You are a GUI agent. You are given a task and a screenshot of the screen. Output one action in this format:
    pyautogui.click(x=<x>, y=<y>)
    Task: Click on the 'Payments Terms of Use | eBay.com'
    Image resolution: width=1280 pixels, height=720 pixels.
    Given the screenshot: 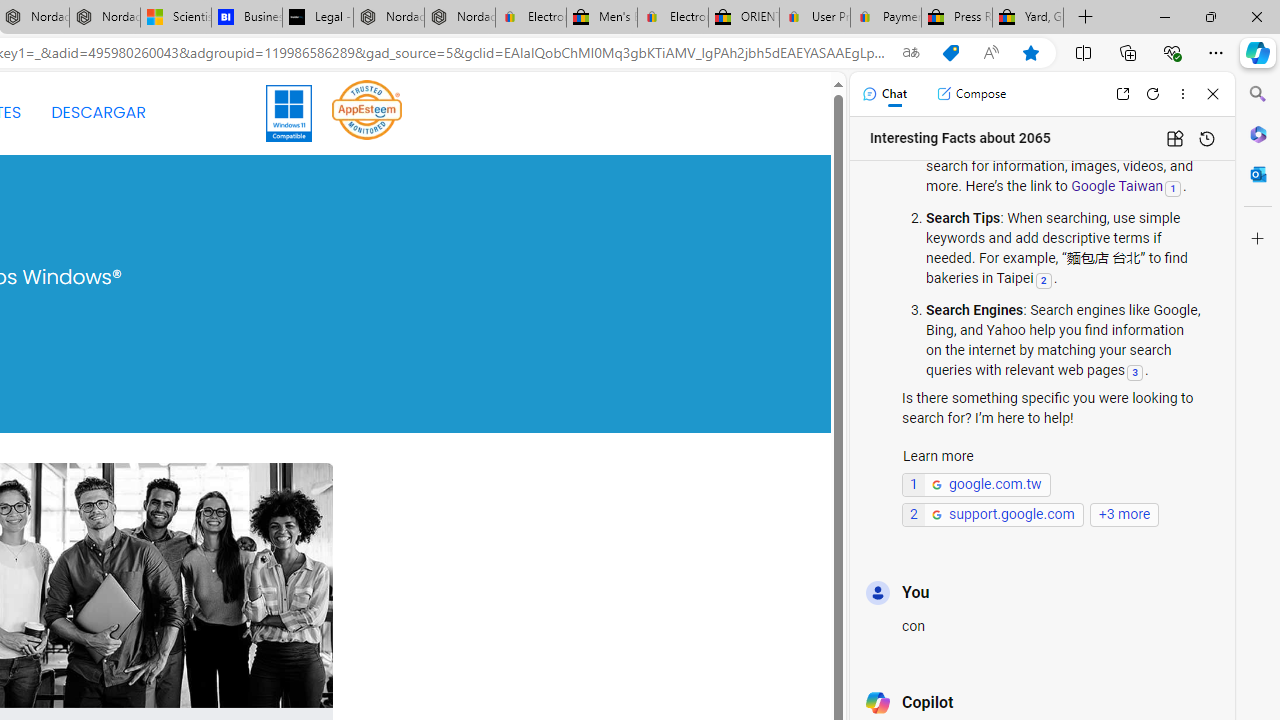 What is the action you would take?
    pyautogui.click(x=885, y=17)
    